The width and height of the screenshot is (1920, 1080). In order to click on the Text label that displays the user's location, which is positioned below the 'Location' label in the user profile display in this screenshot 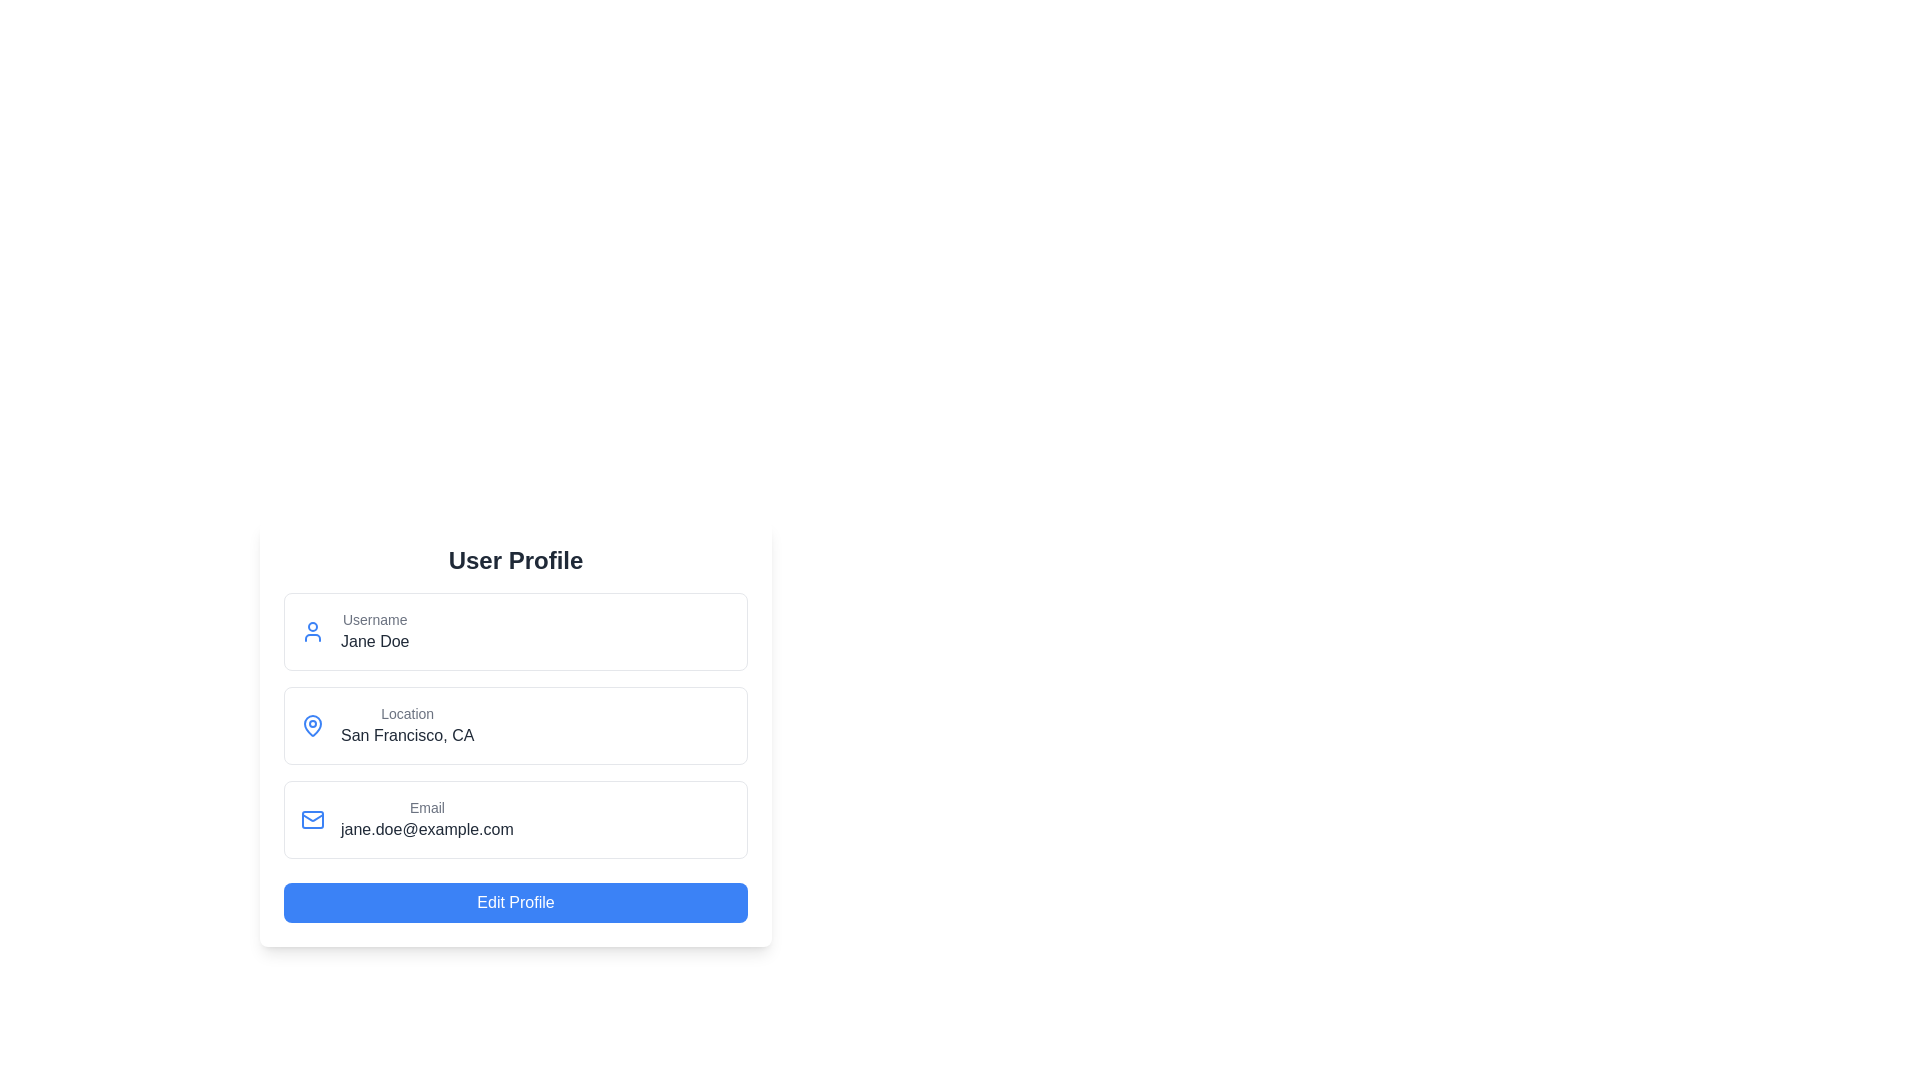, I will do `click(406, 736)`.